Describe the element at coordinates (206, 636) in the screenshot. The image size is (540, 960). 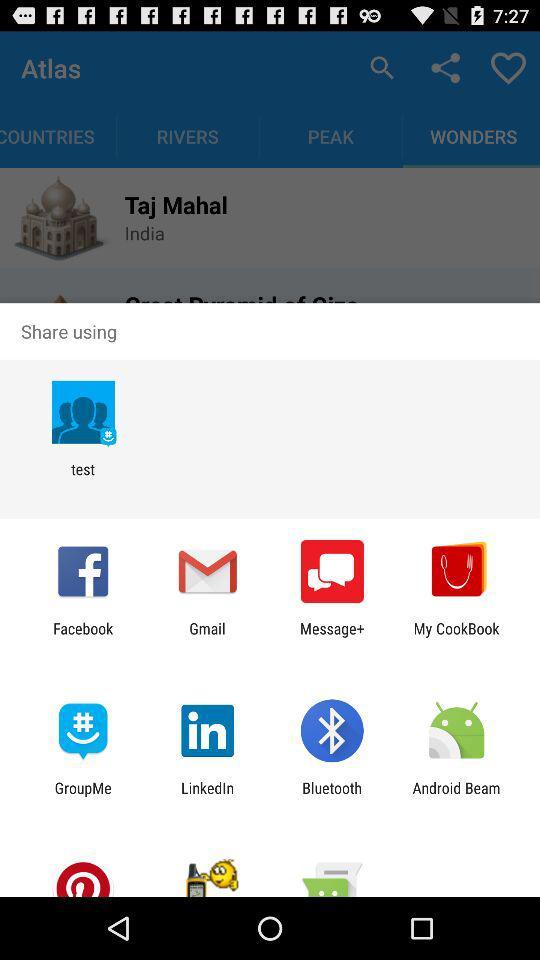
I see `icon next to message+ item` at that location.